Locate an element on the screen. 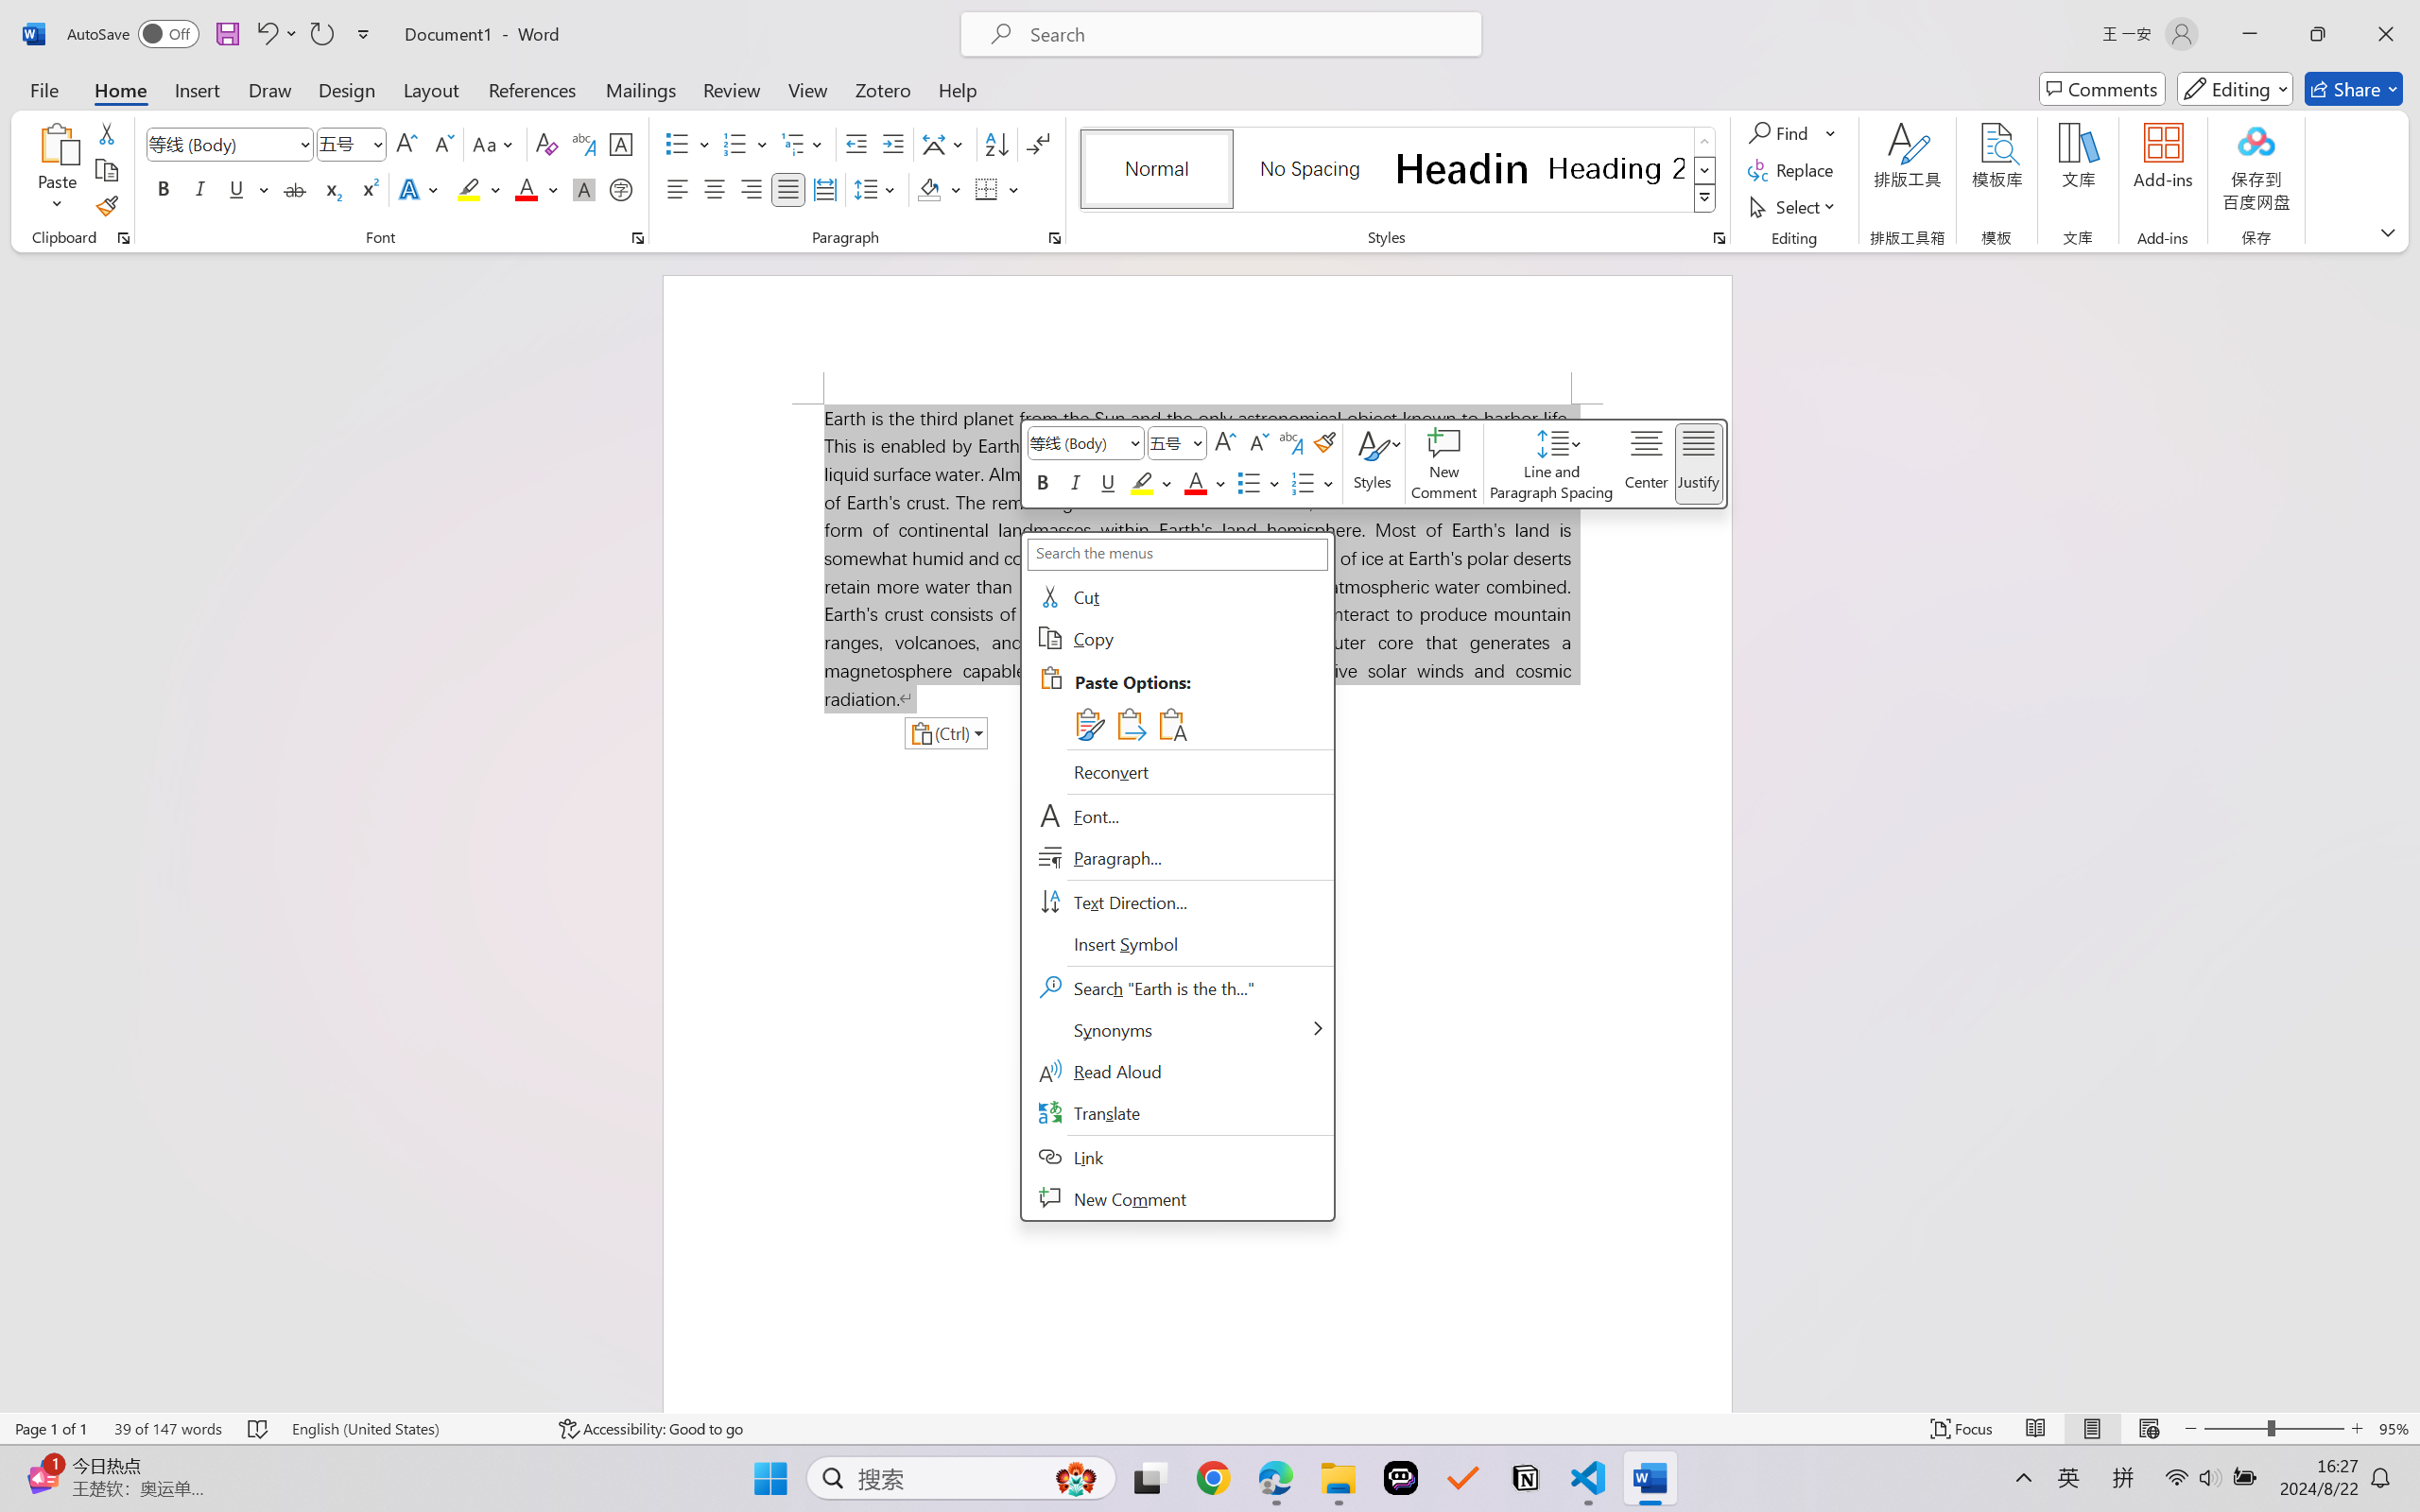 The image size is (2420, 1512). 'Phonetic Guide...' is located at coordinates (581, 144).